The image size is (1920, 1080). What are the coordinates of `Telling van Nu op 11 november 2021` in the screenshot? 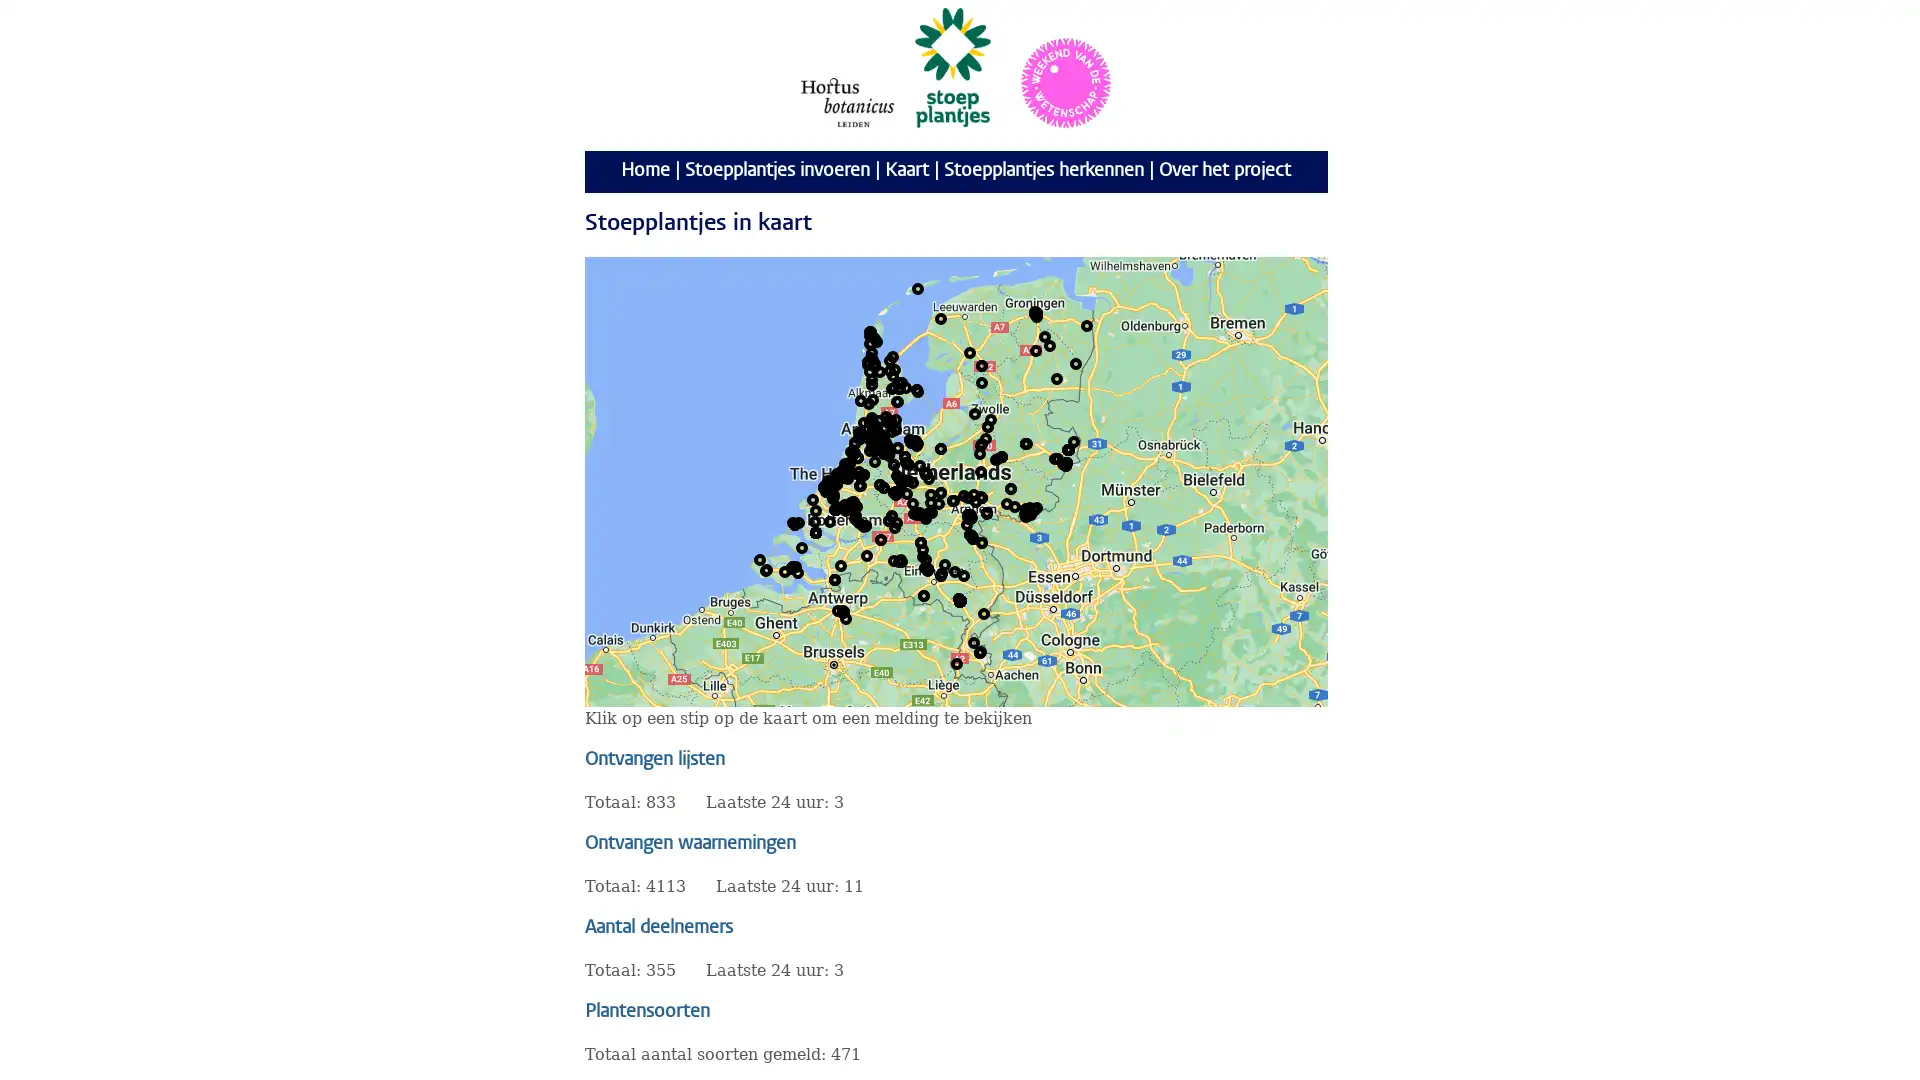 It's located at (874, 337).